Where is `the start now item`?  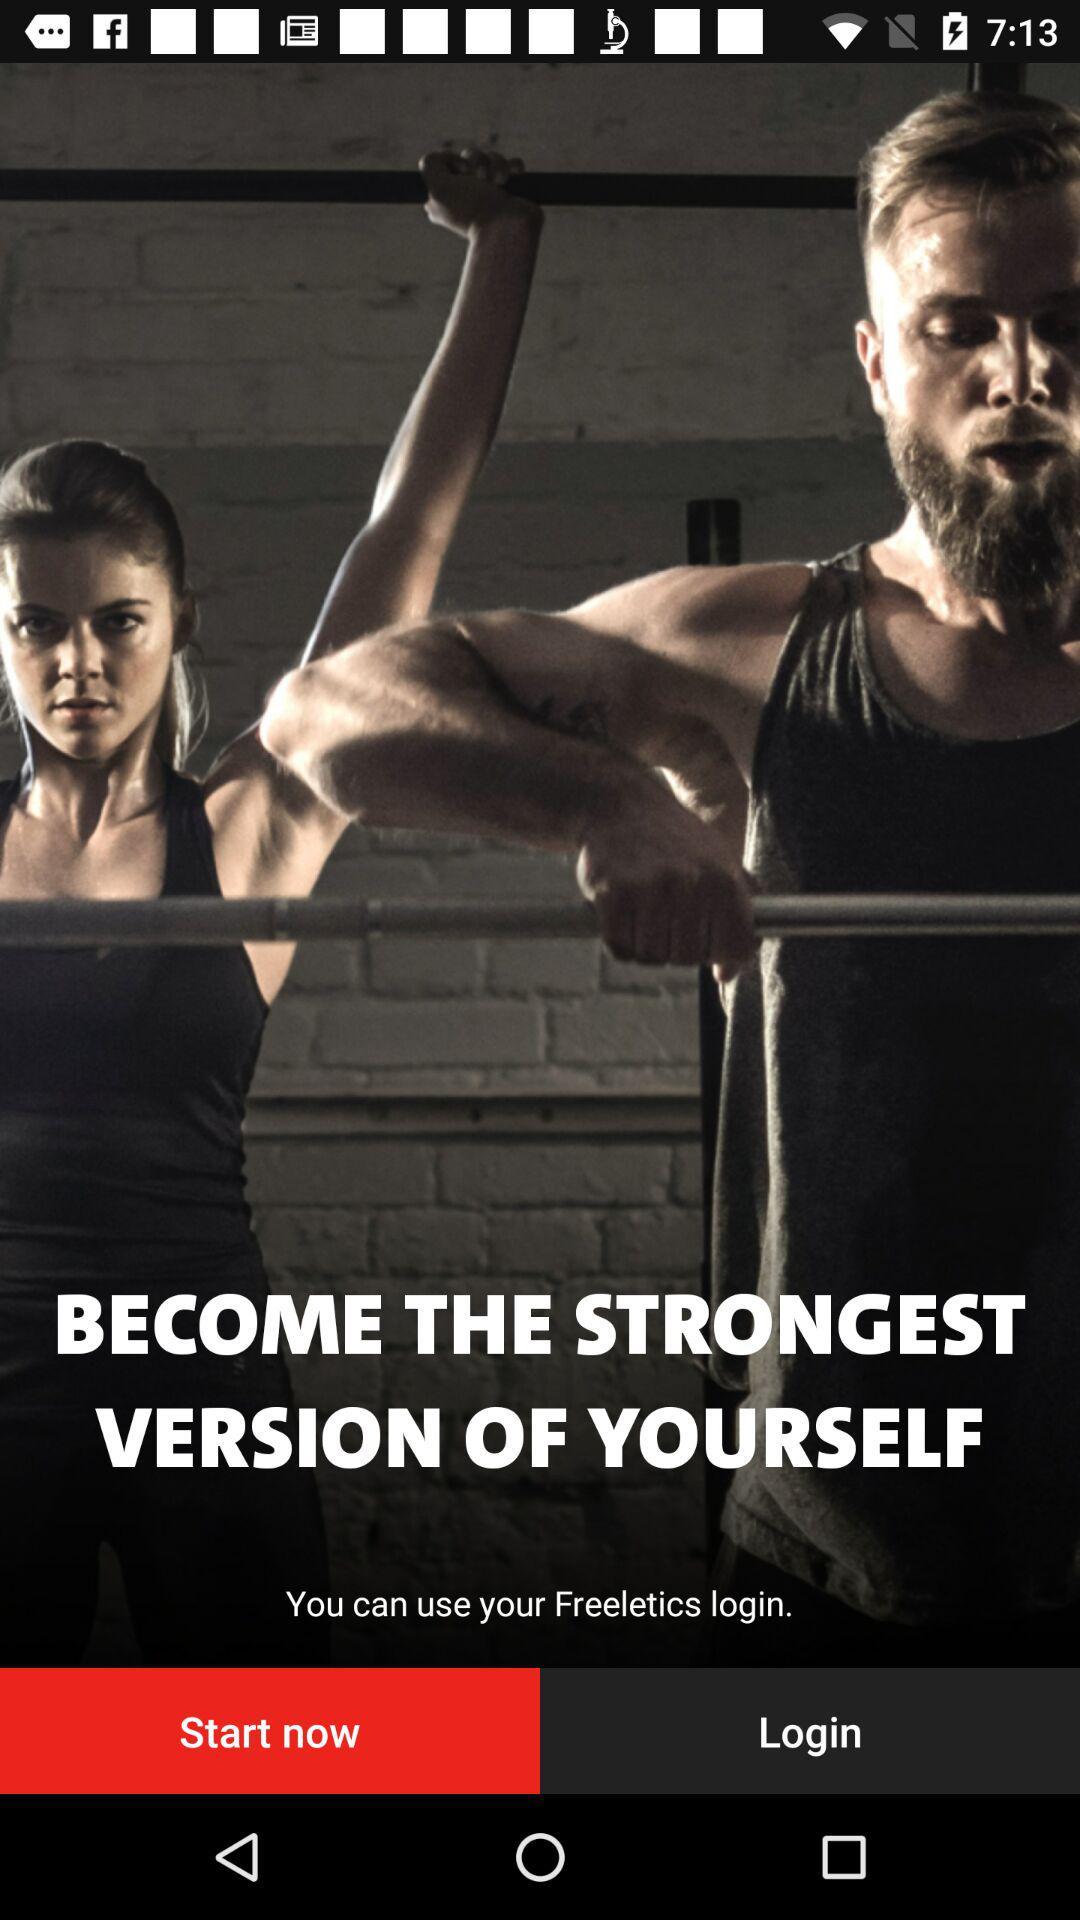 the start now item is located at coordinates (270, 1730).